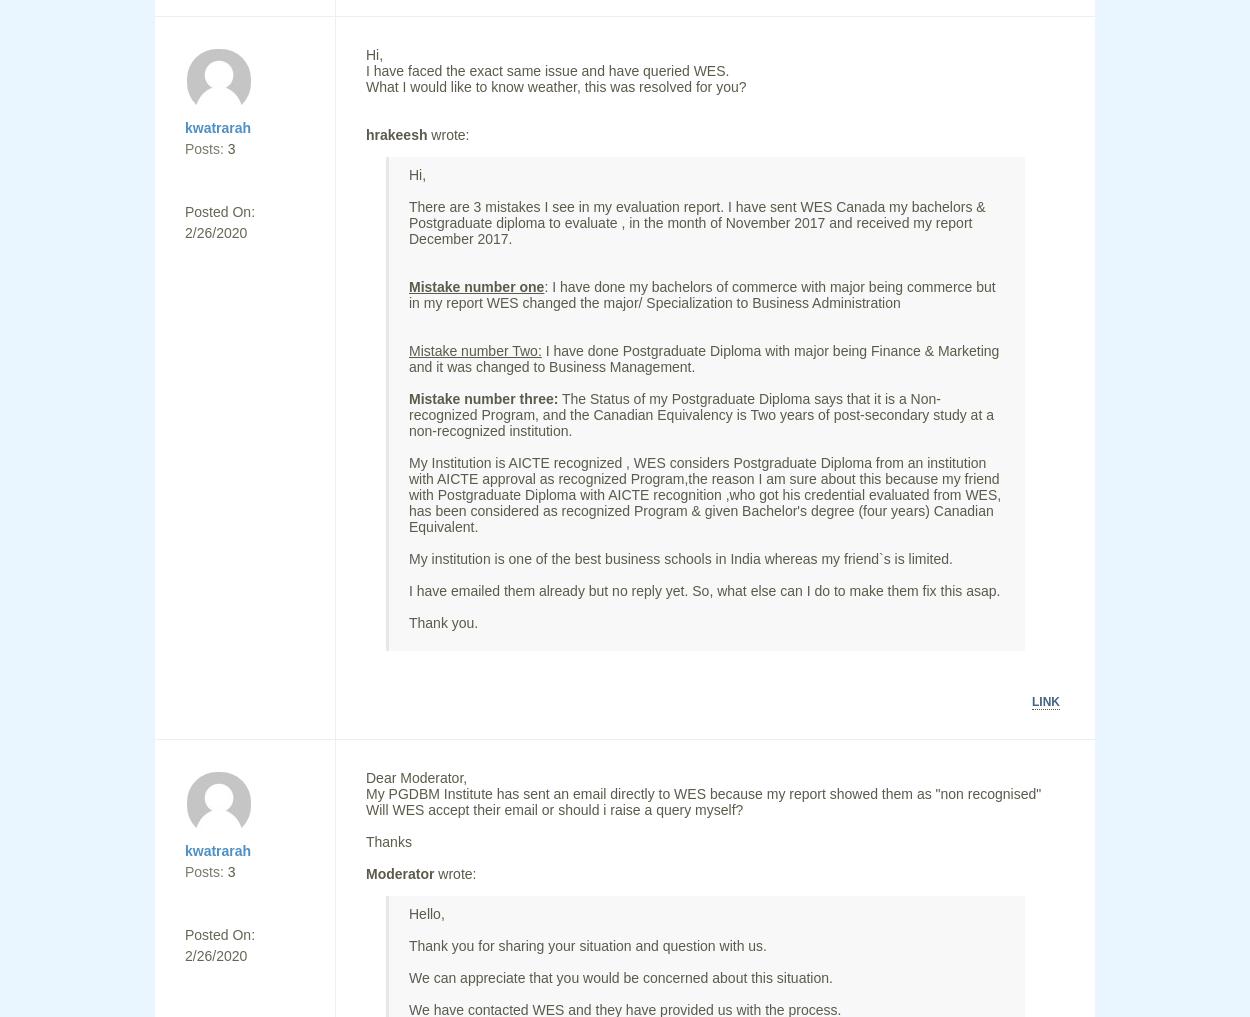 This screenshot has height=1017, width=1250. I want to click on 'Moderator', so click(365, 874).